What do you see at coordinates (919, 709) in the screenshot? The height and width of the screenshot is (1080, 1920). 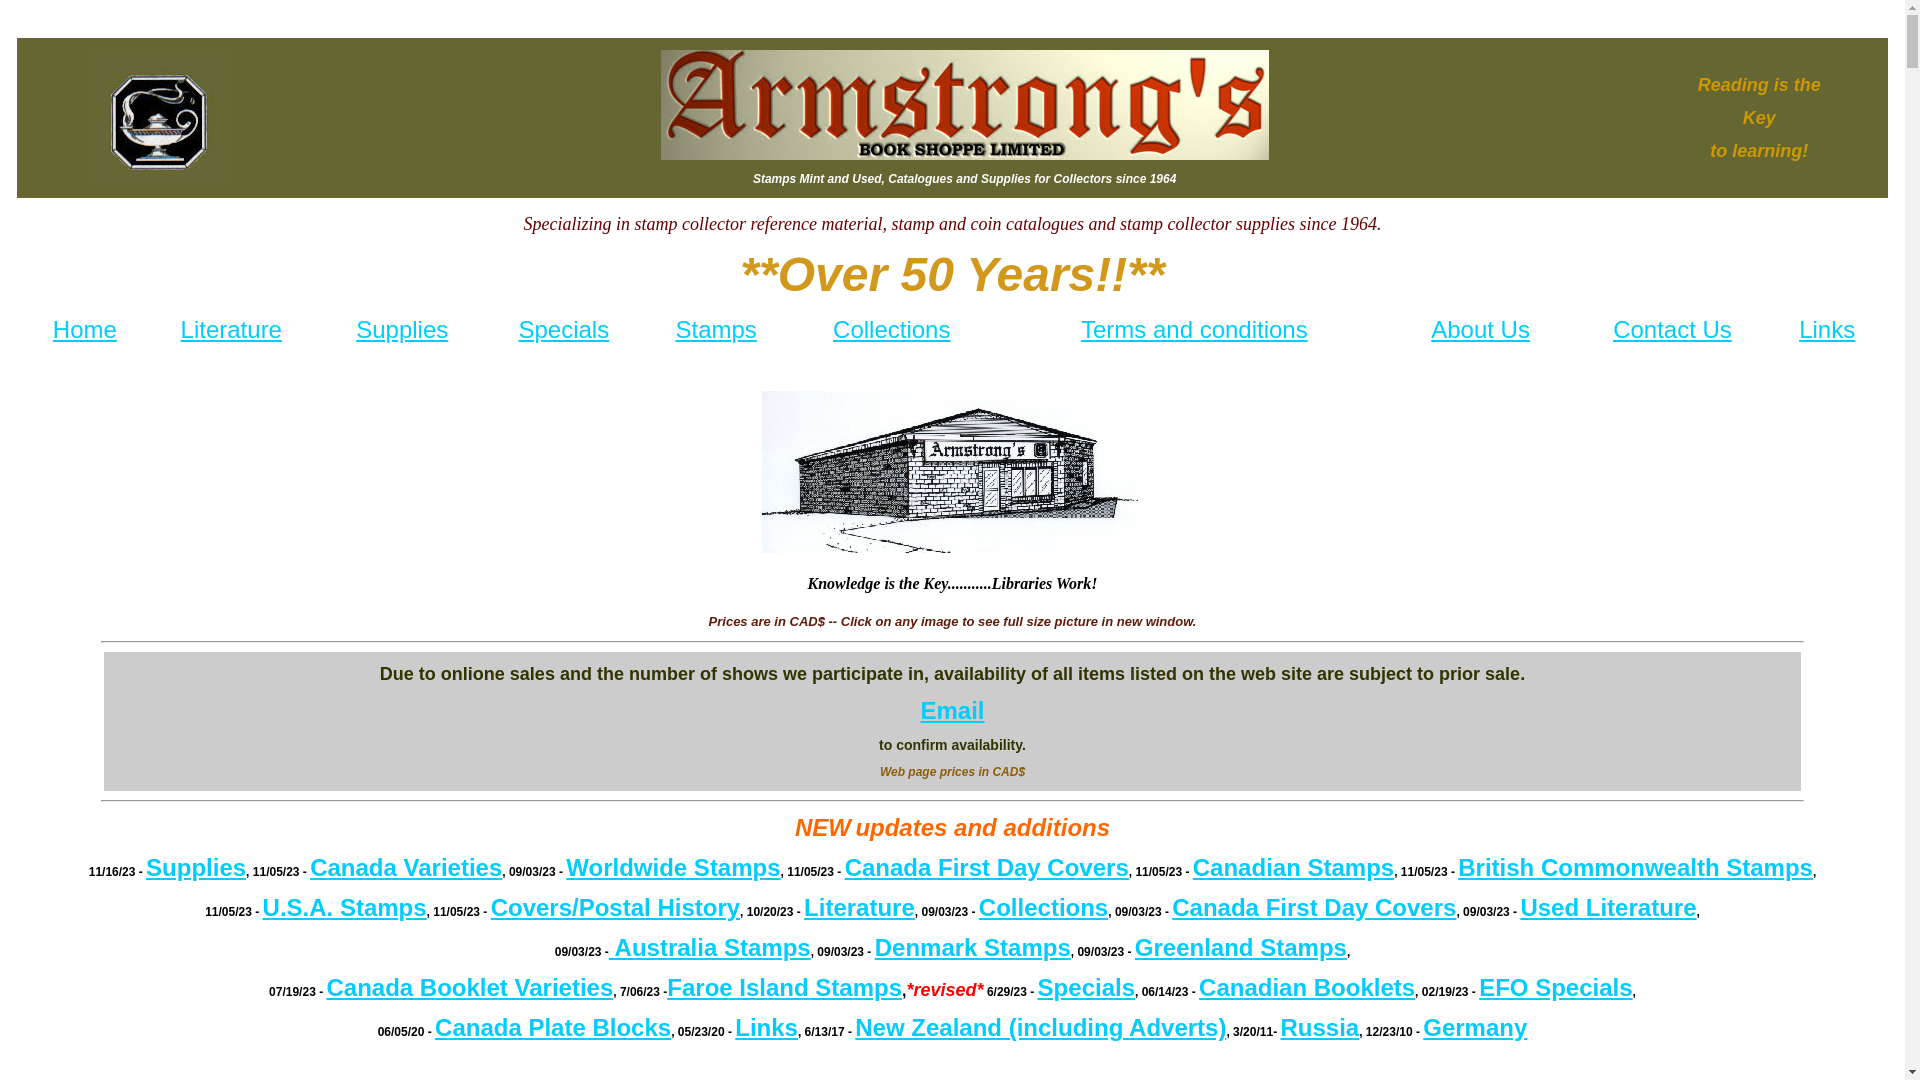 I see `'Email'` at bounding box center [919, 709].